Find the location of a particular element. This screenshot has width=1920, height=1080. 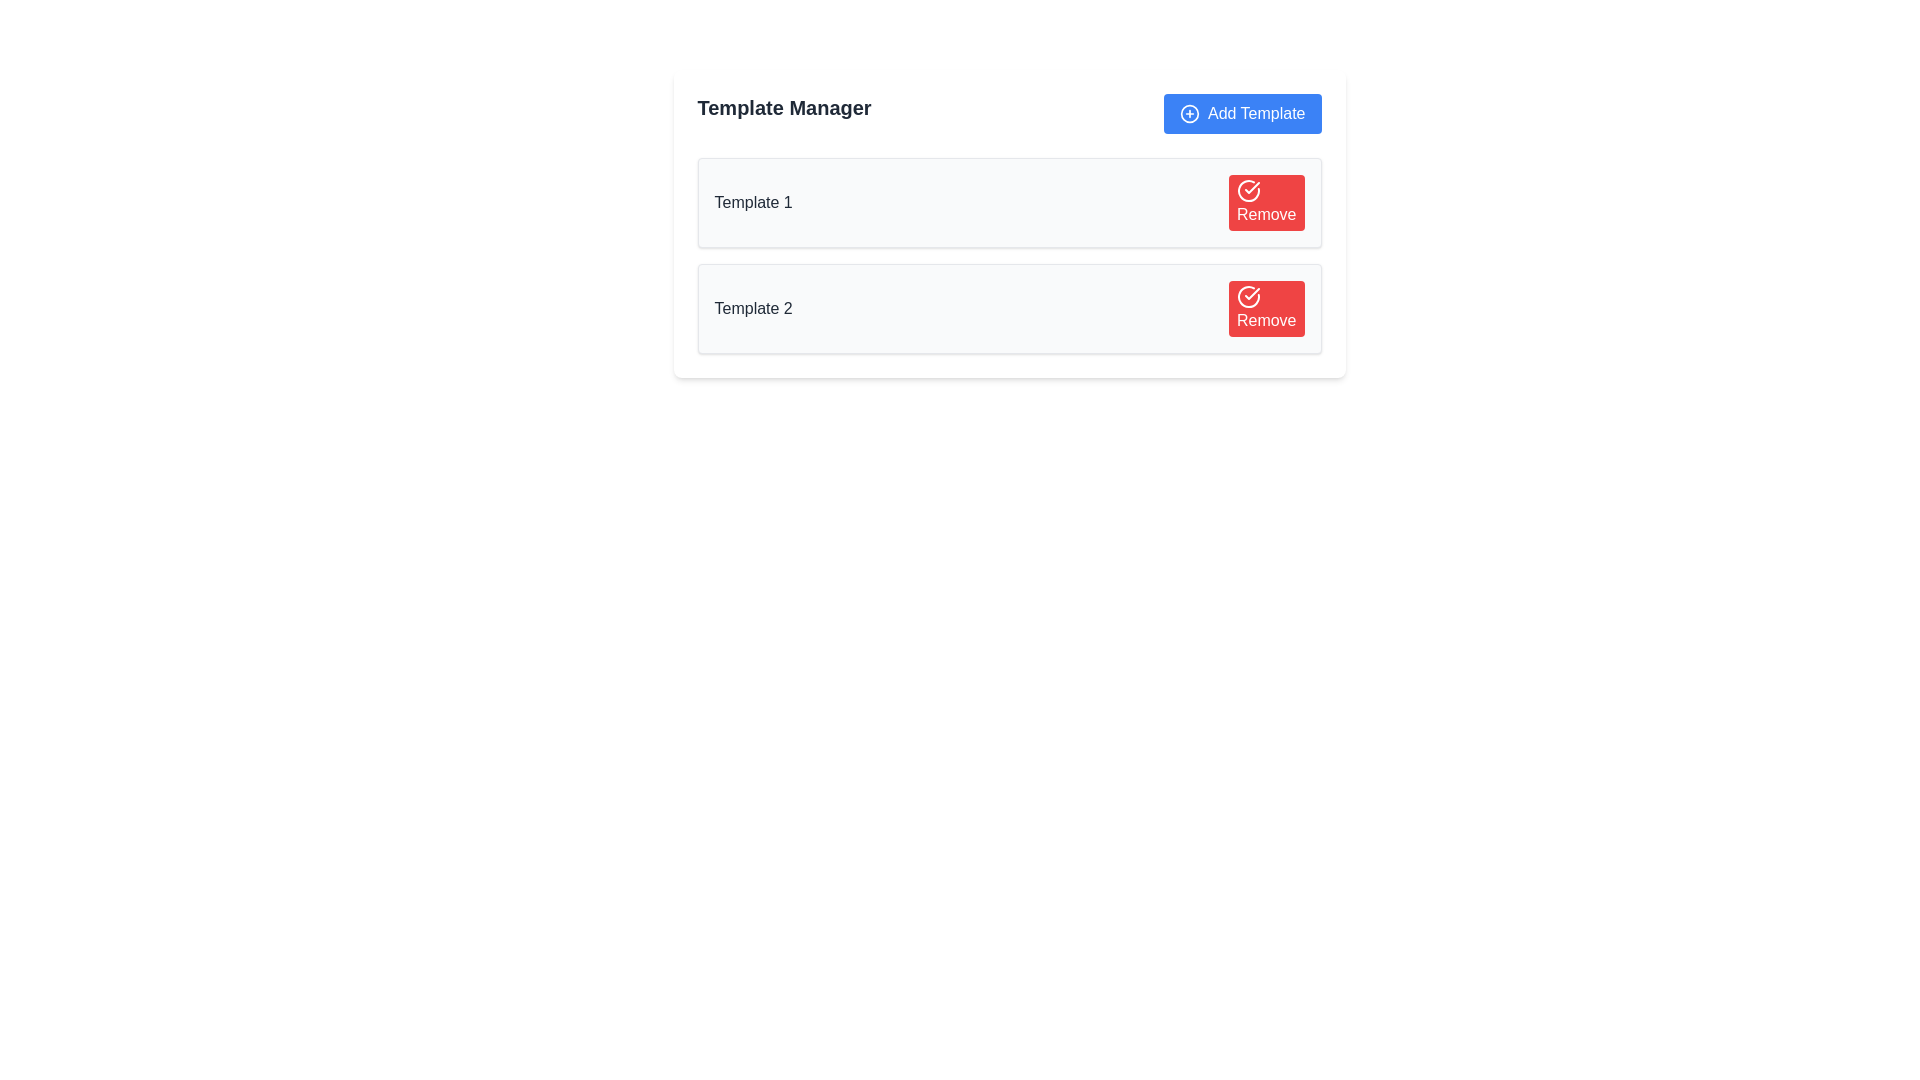

the confirmation icon located to the left of the prominent red 'Remove' button is located at coordinates (1247, 191).